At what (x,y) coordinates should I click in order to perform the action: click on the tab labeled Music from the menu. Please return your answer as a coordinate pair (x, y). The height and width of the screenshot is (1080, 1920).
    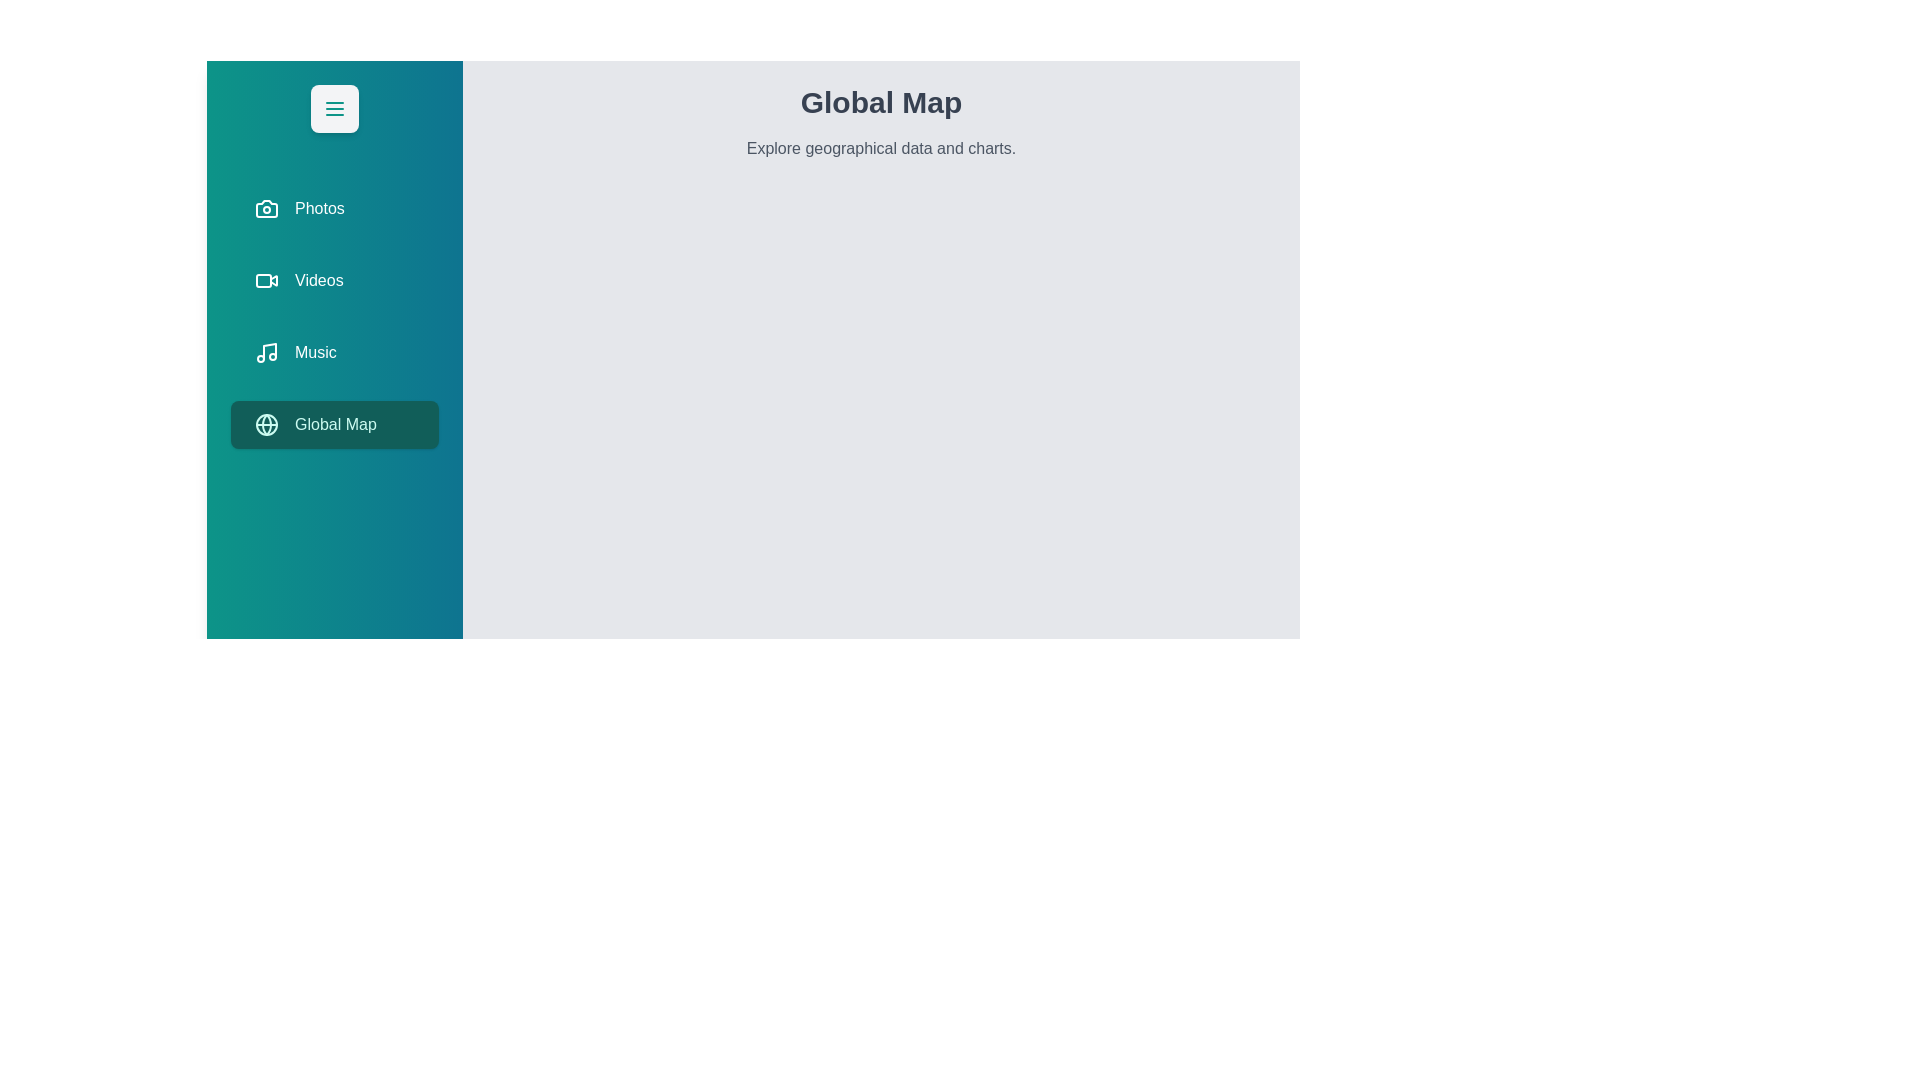
    Looking at the image, I should click on (335, 352).